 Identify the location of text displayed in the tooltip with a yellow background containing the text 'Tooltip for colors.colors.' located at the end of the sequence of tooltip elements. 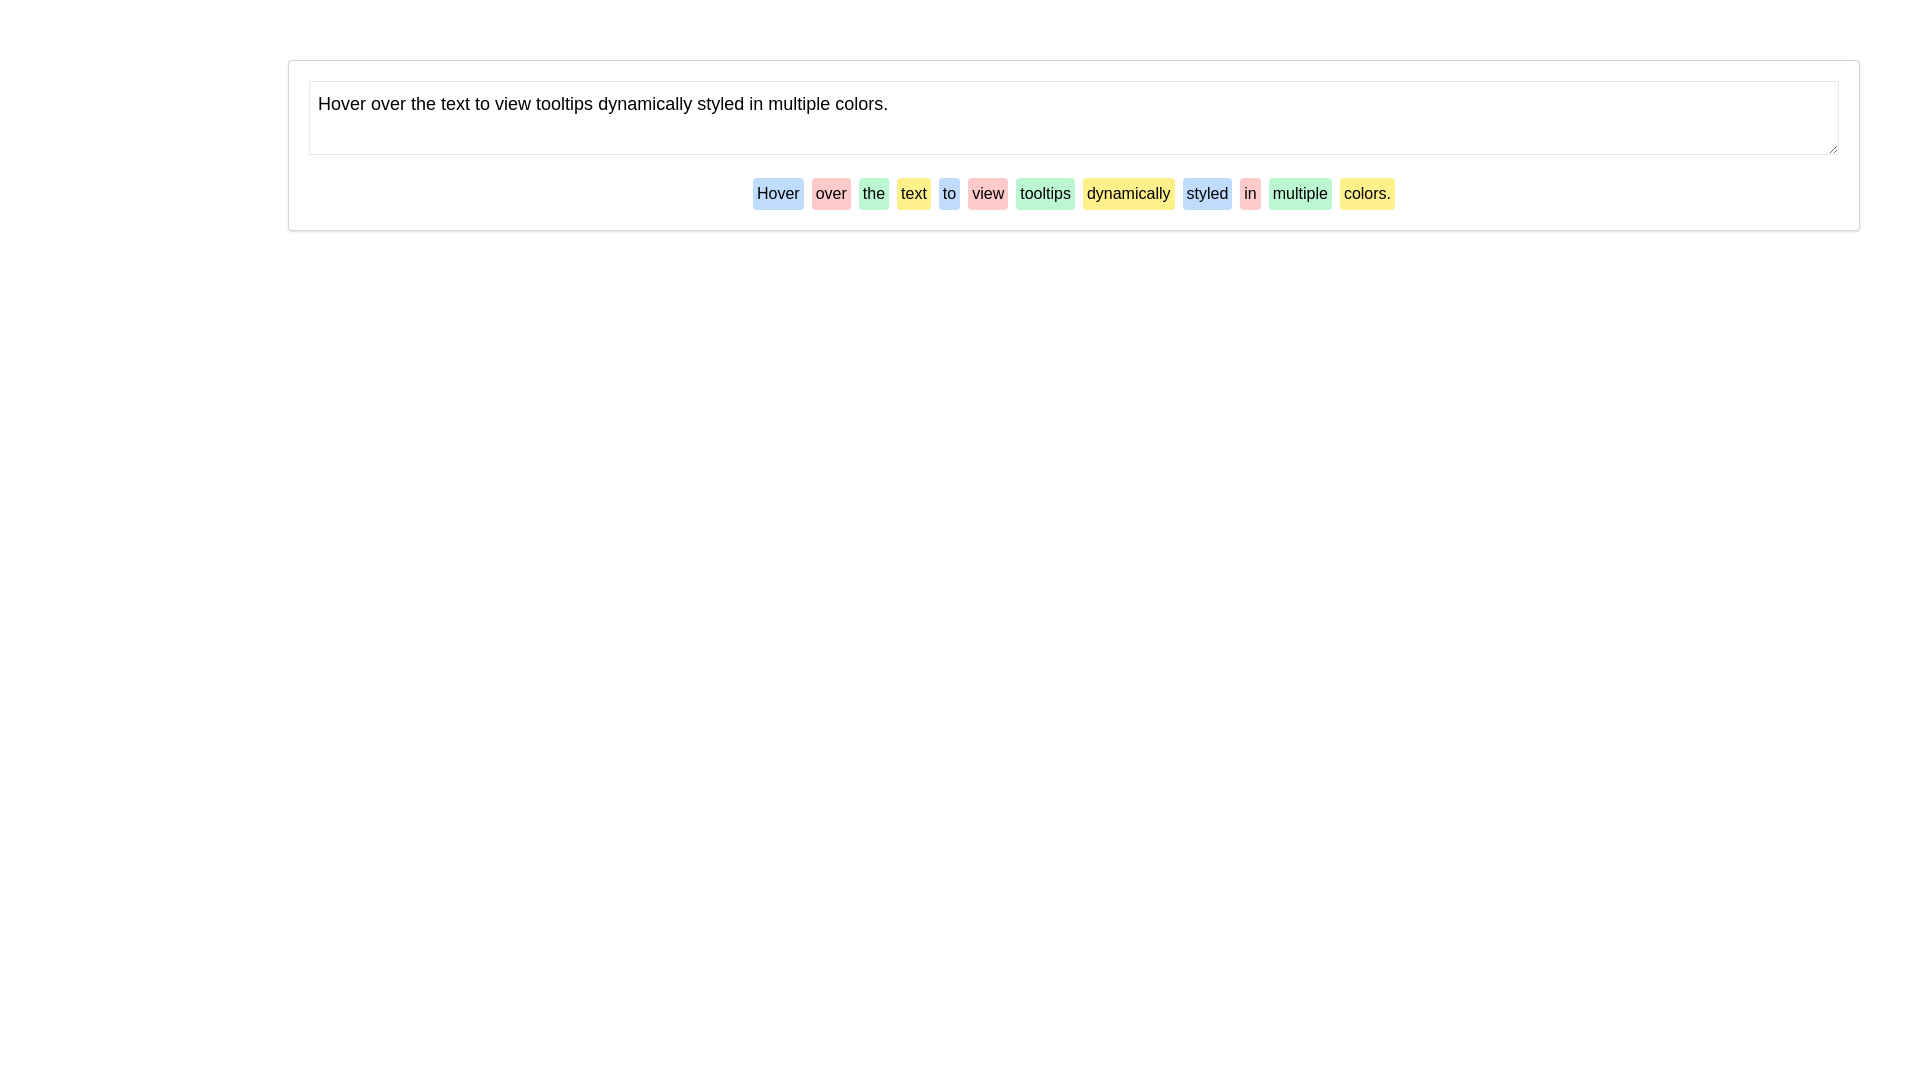
(1366, 193).